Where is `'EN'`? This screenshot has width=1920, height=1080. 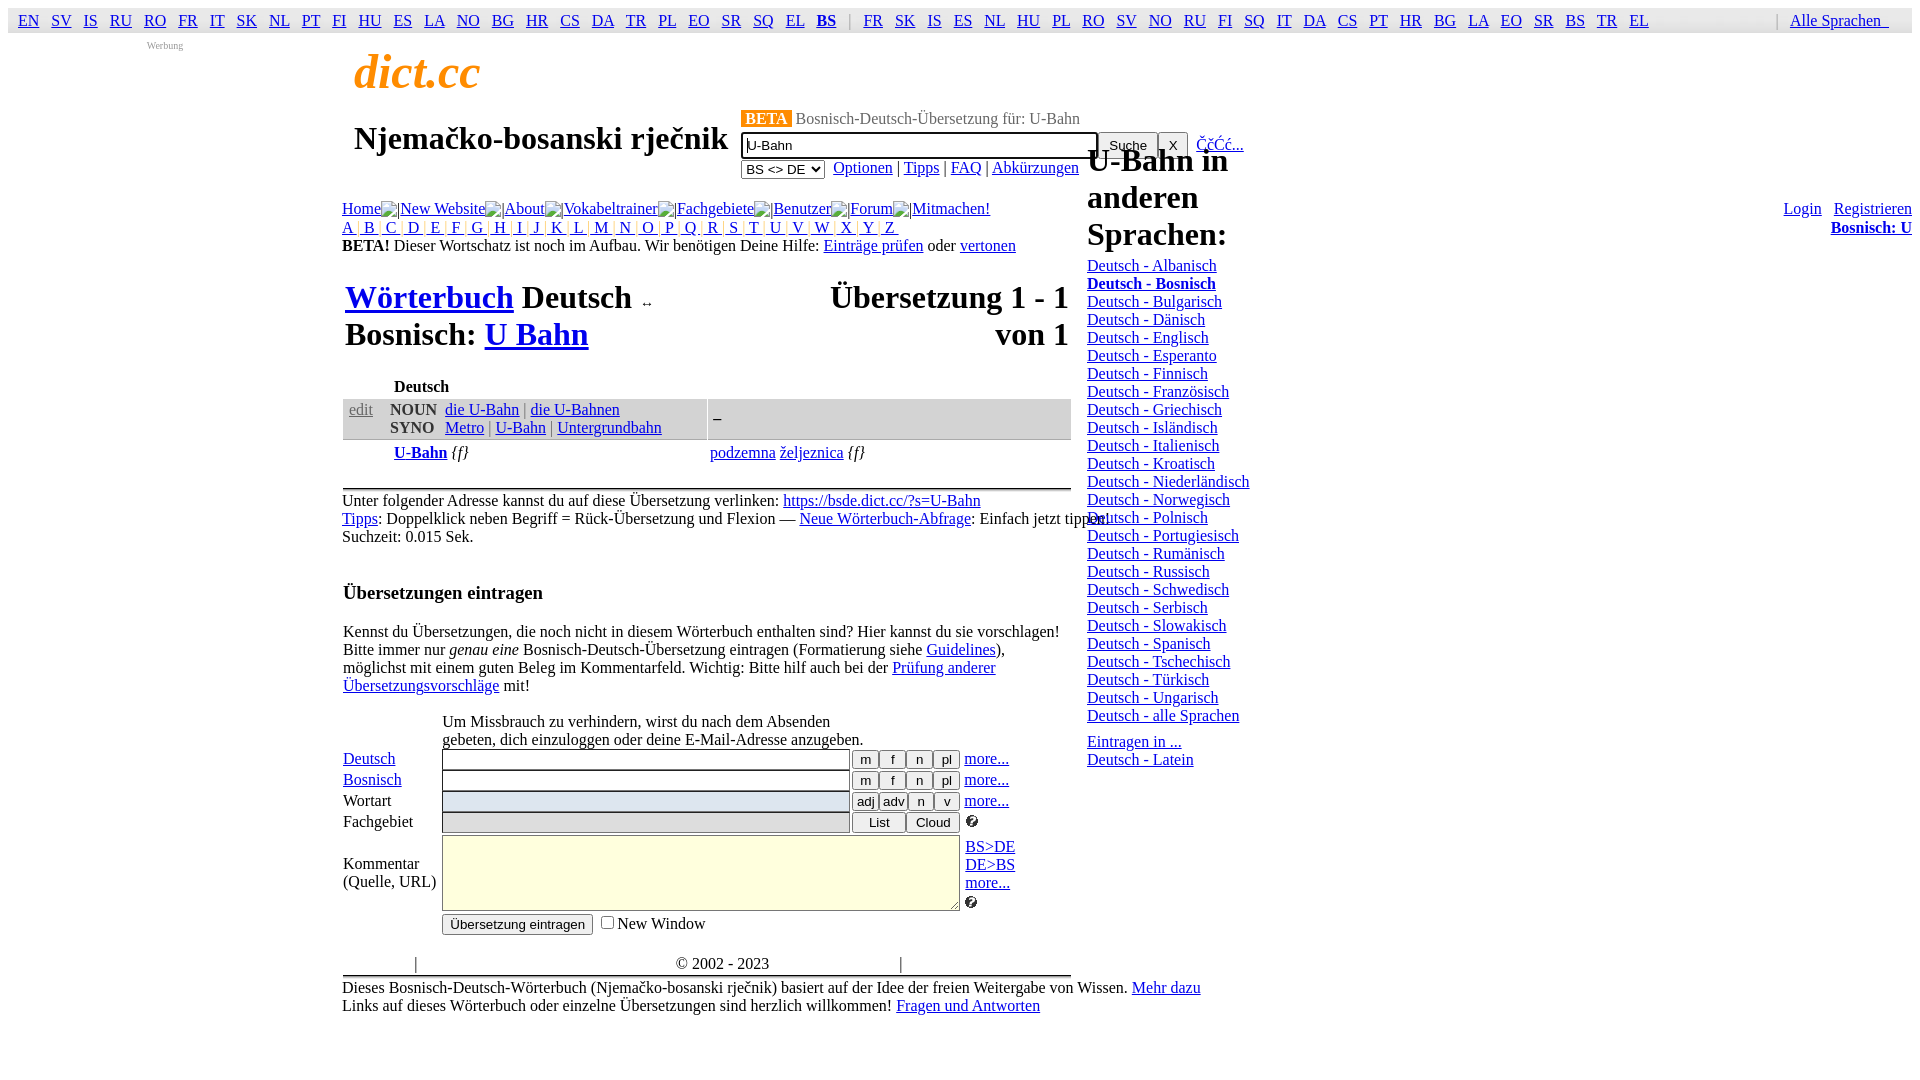
'EN' is located at coordinates (28, 20).